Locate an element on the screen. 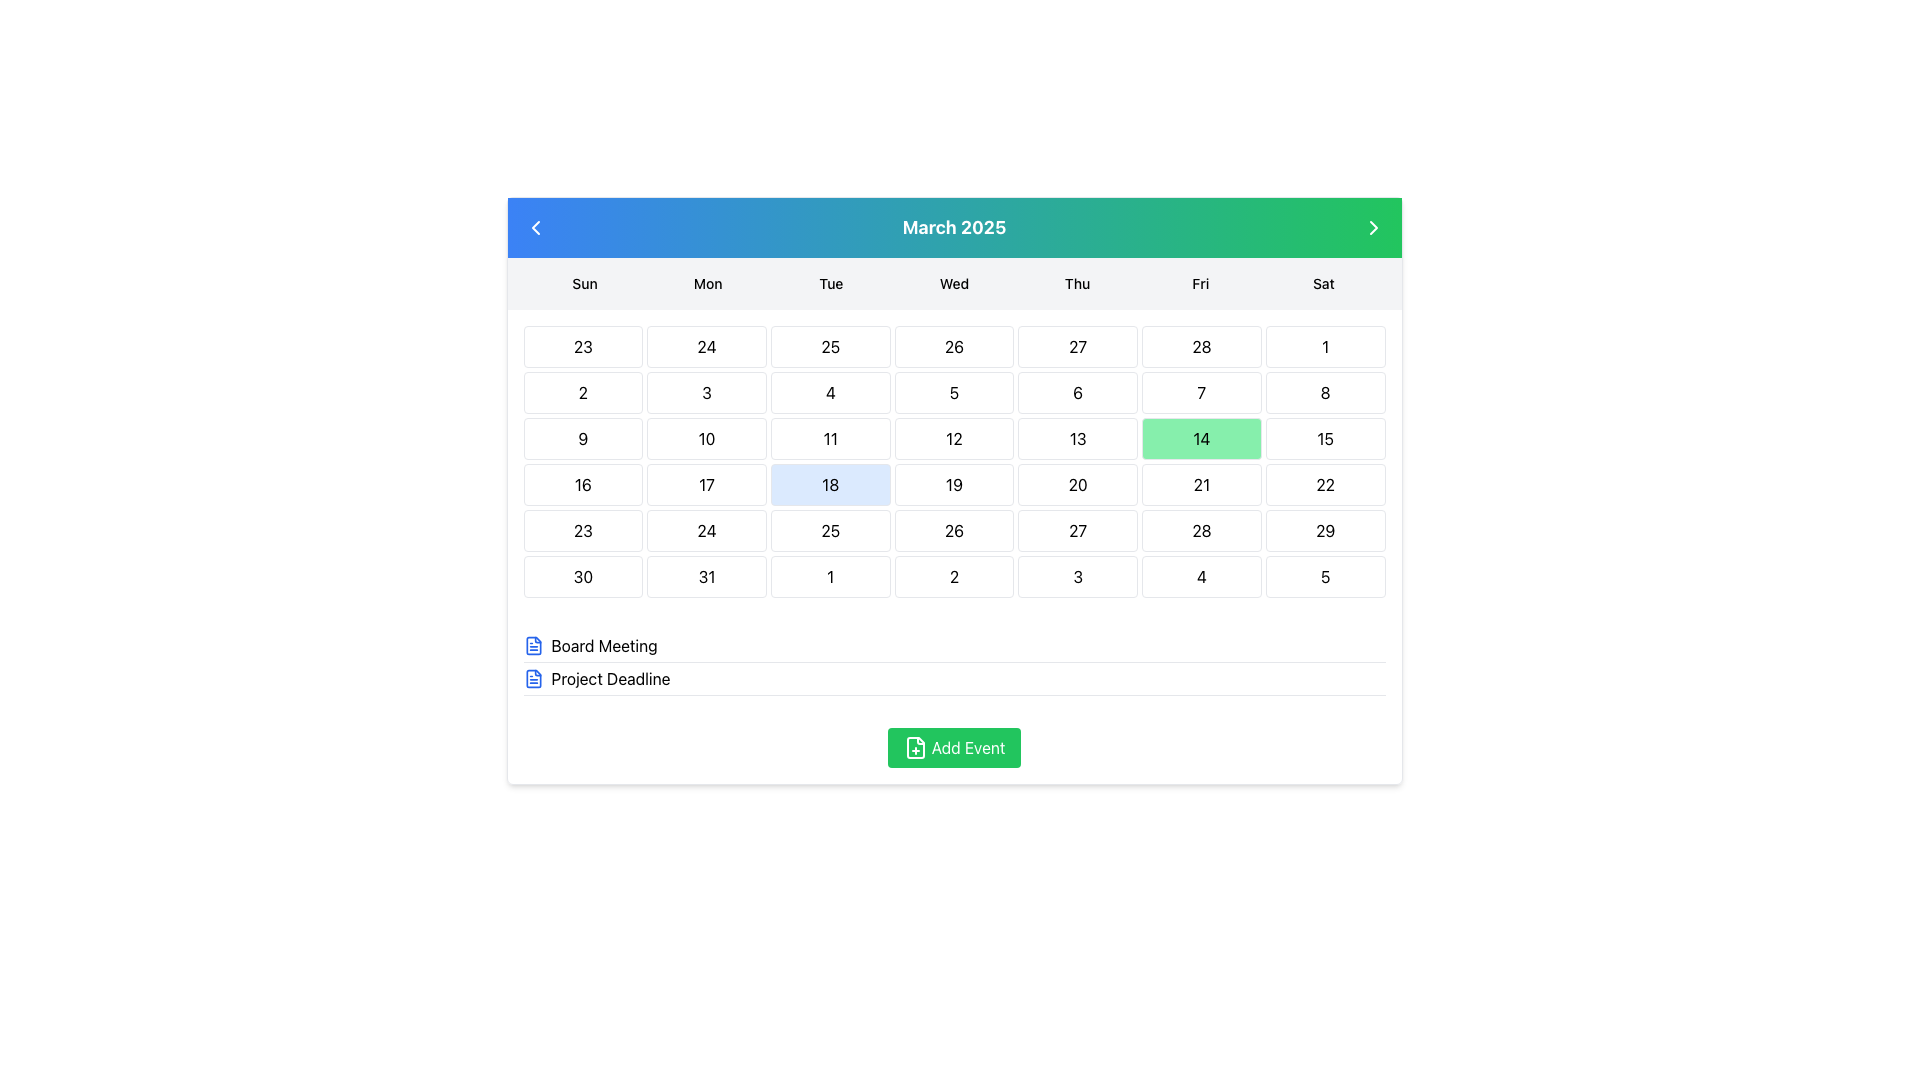  the static text element representing the eighth day of the month in a calendar grid, located in the second row and seventh column is located at coordinates (1325, 393).